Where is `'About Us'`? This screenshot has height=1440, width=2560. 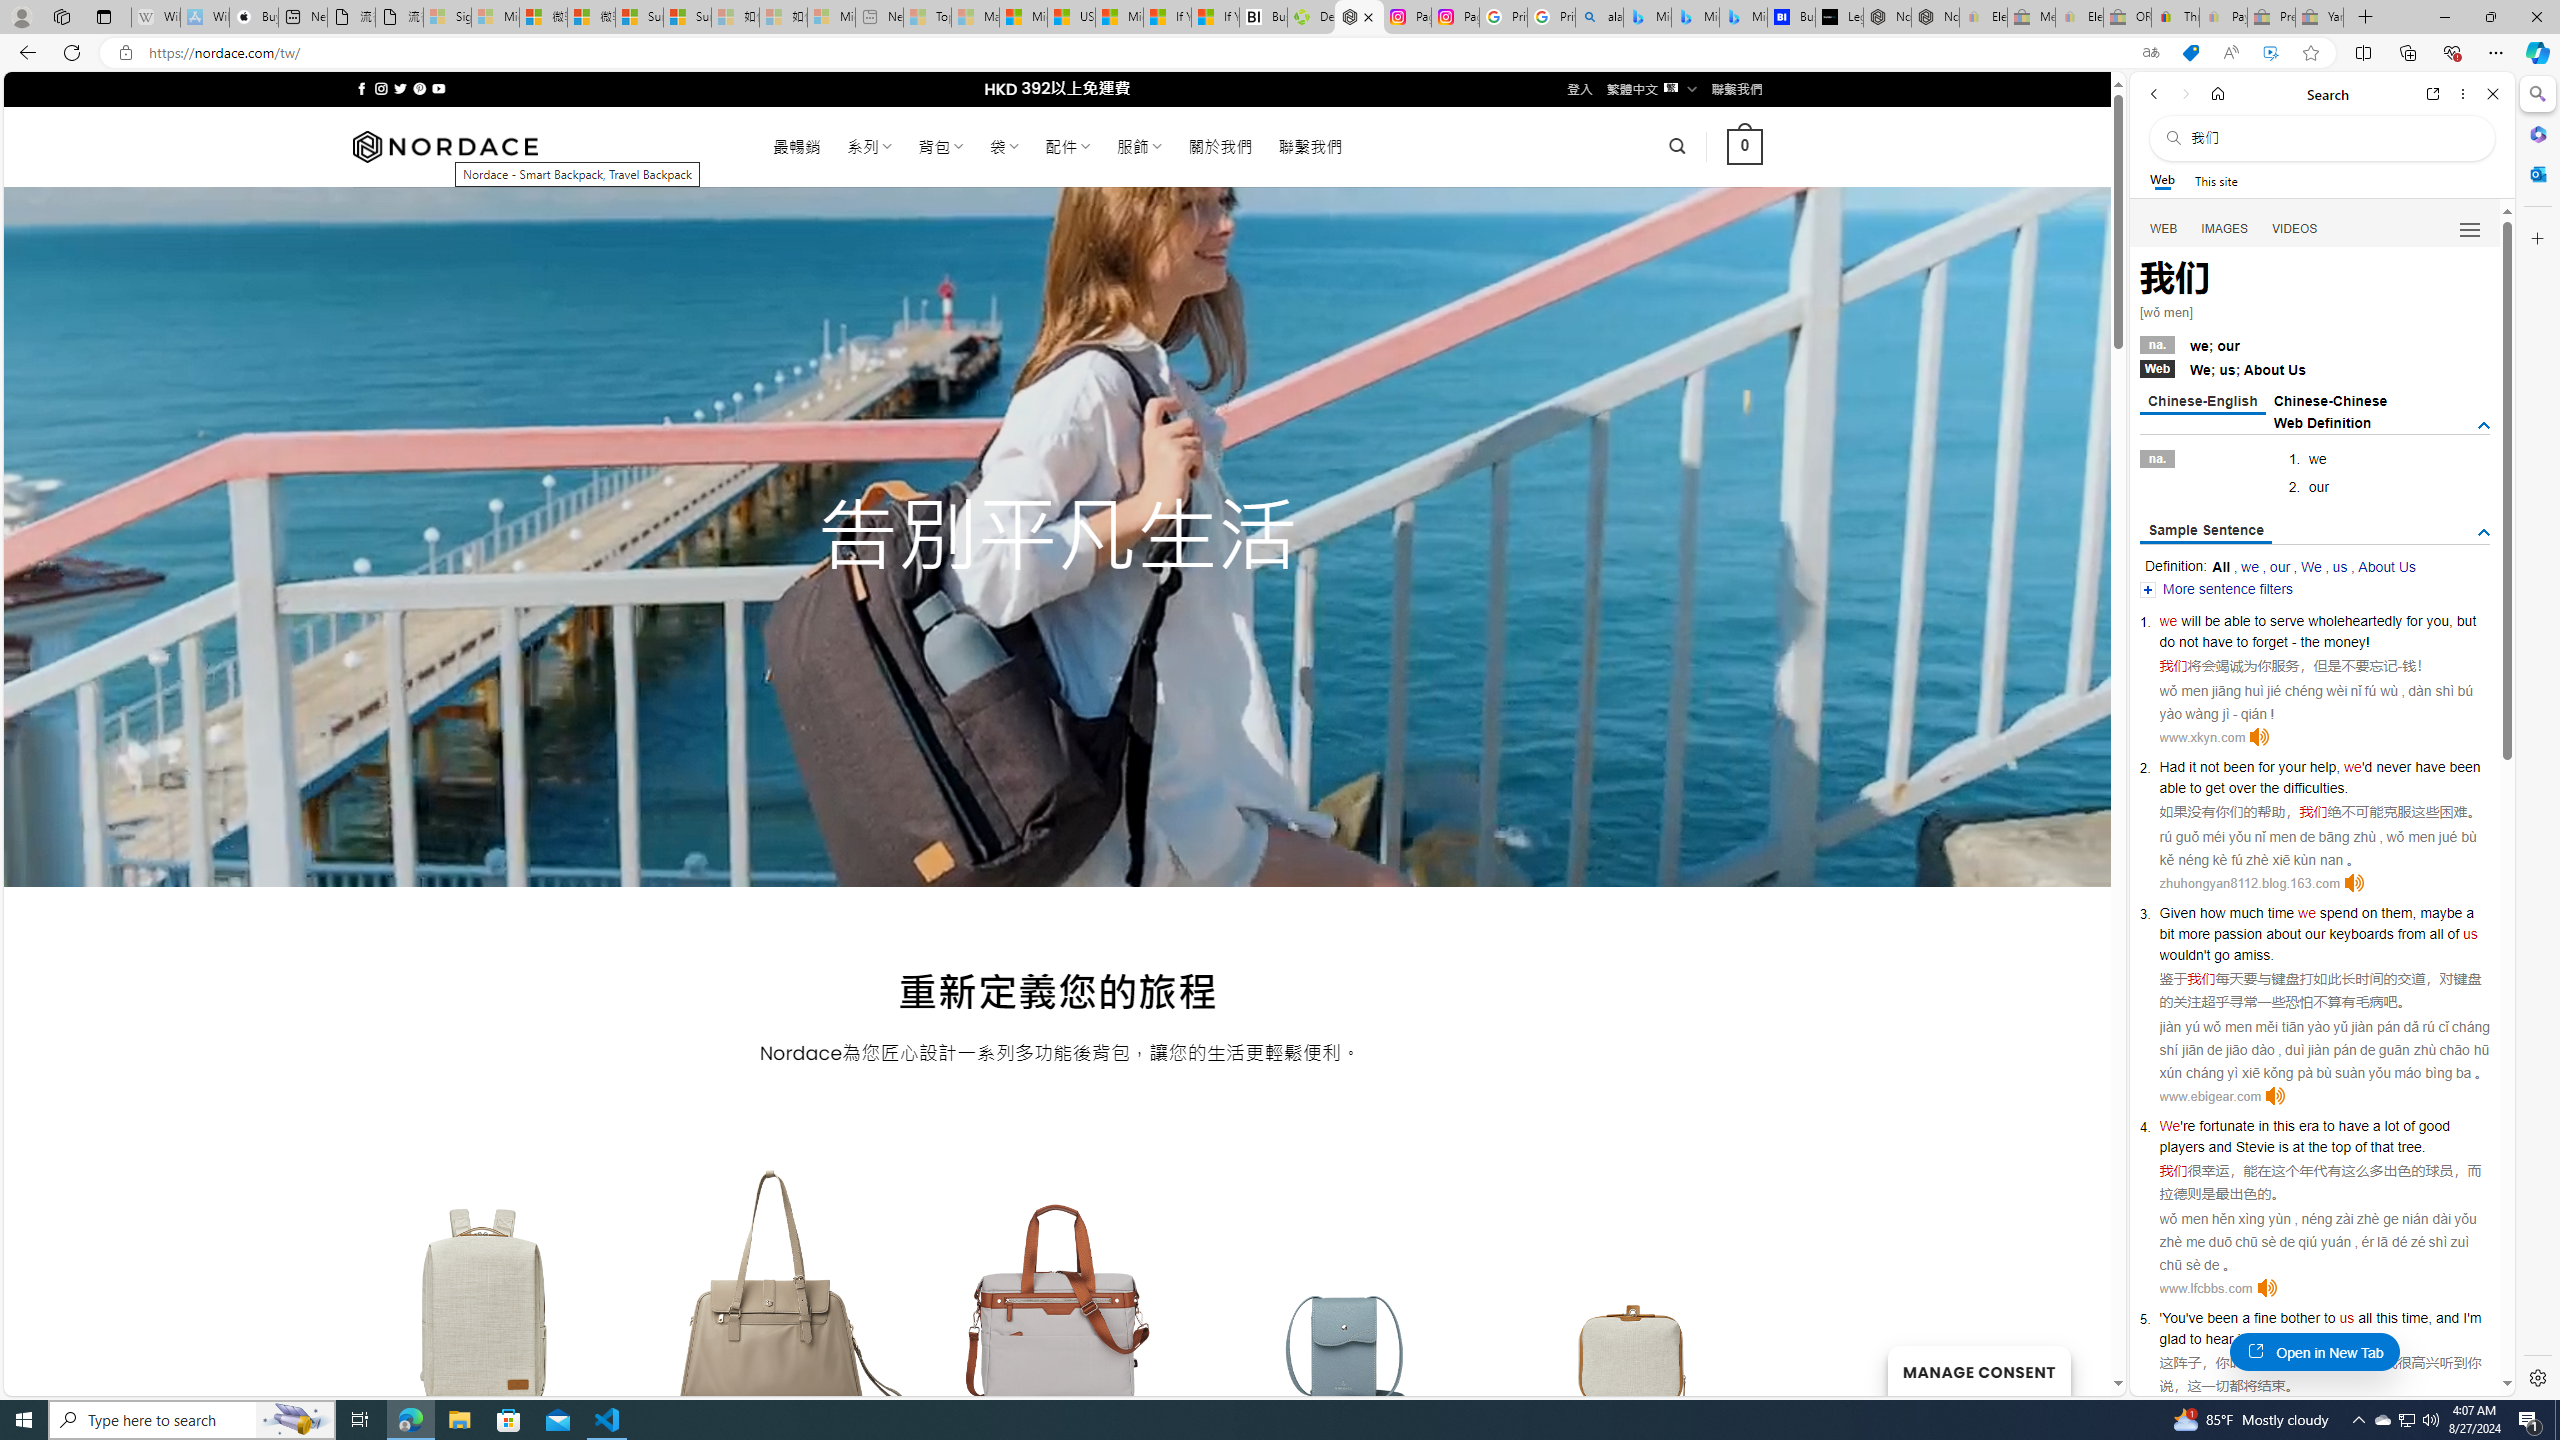
'About Us' is located at coordinates (2386, 566).